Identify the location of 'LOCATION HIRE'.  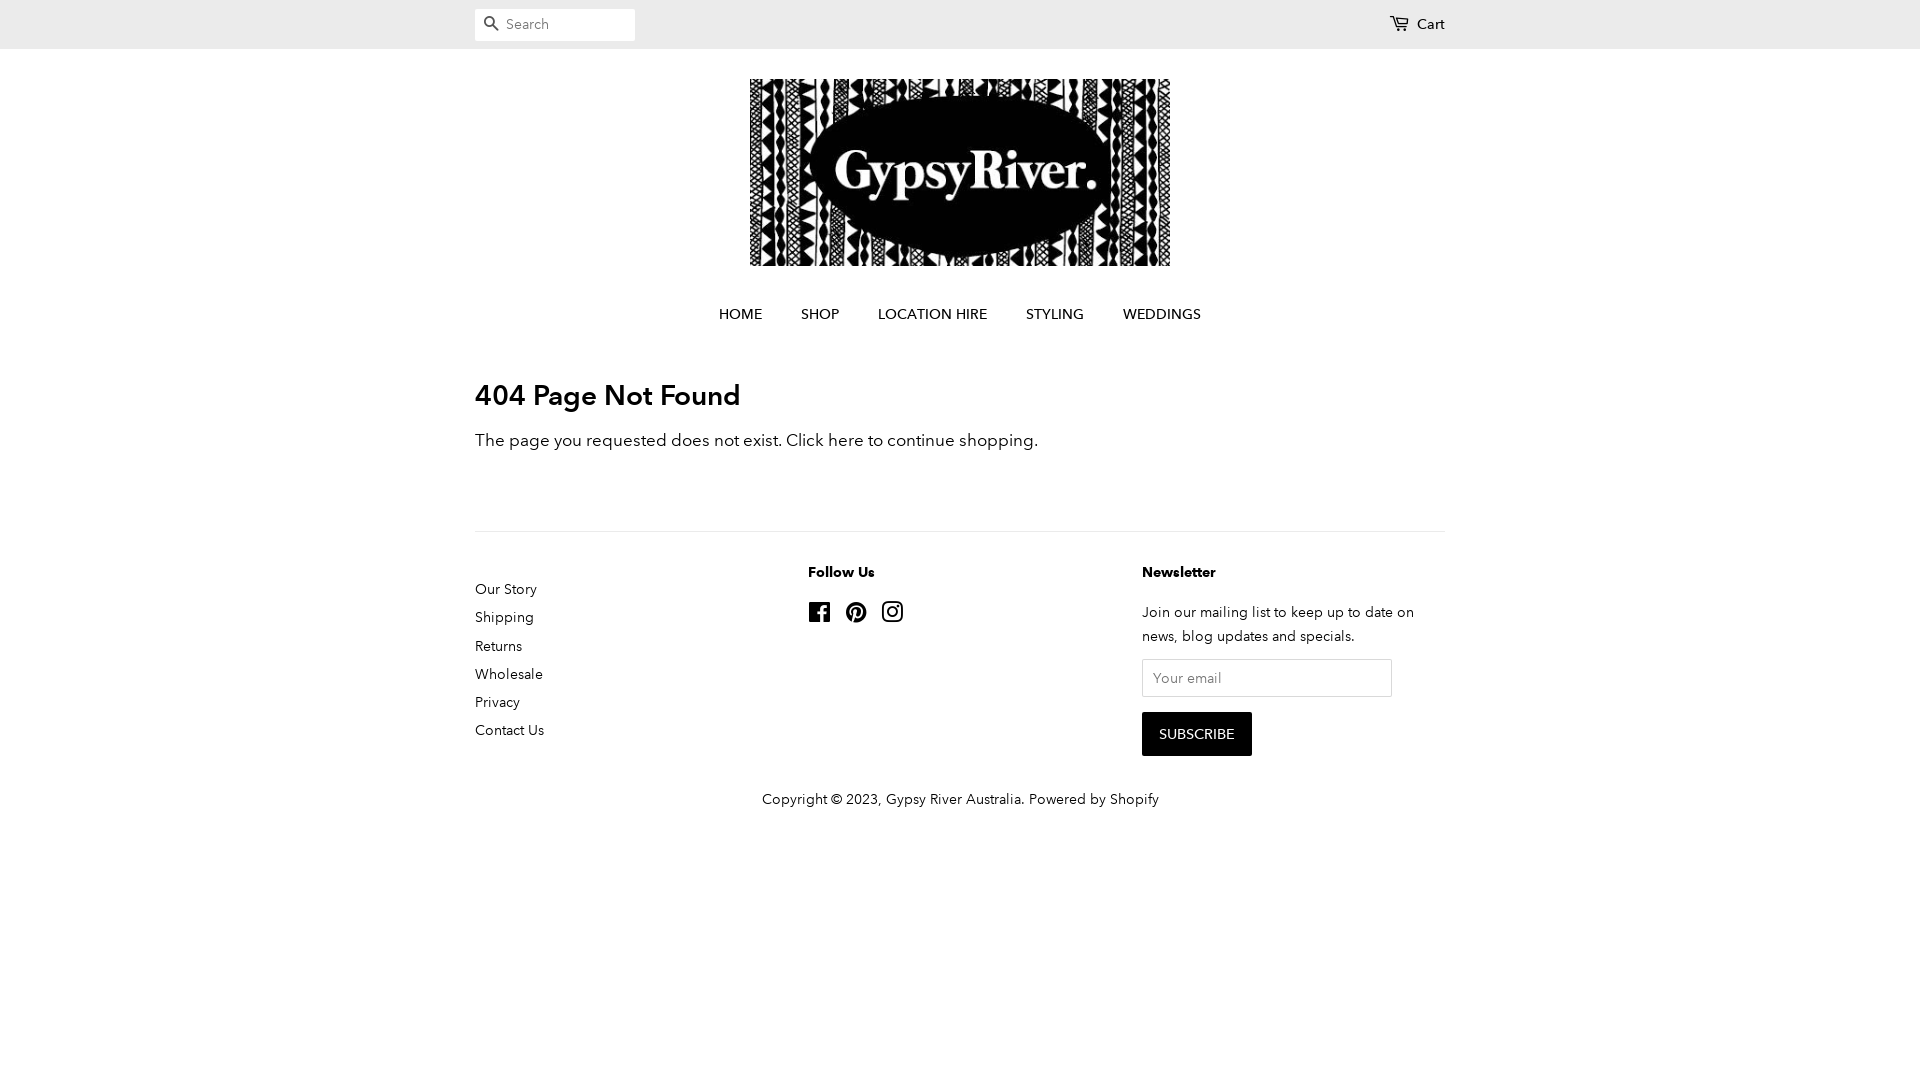
(863, 315).